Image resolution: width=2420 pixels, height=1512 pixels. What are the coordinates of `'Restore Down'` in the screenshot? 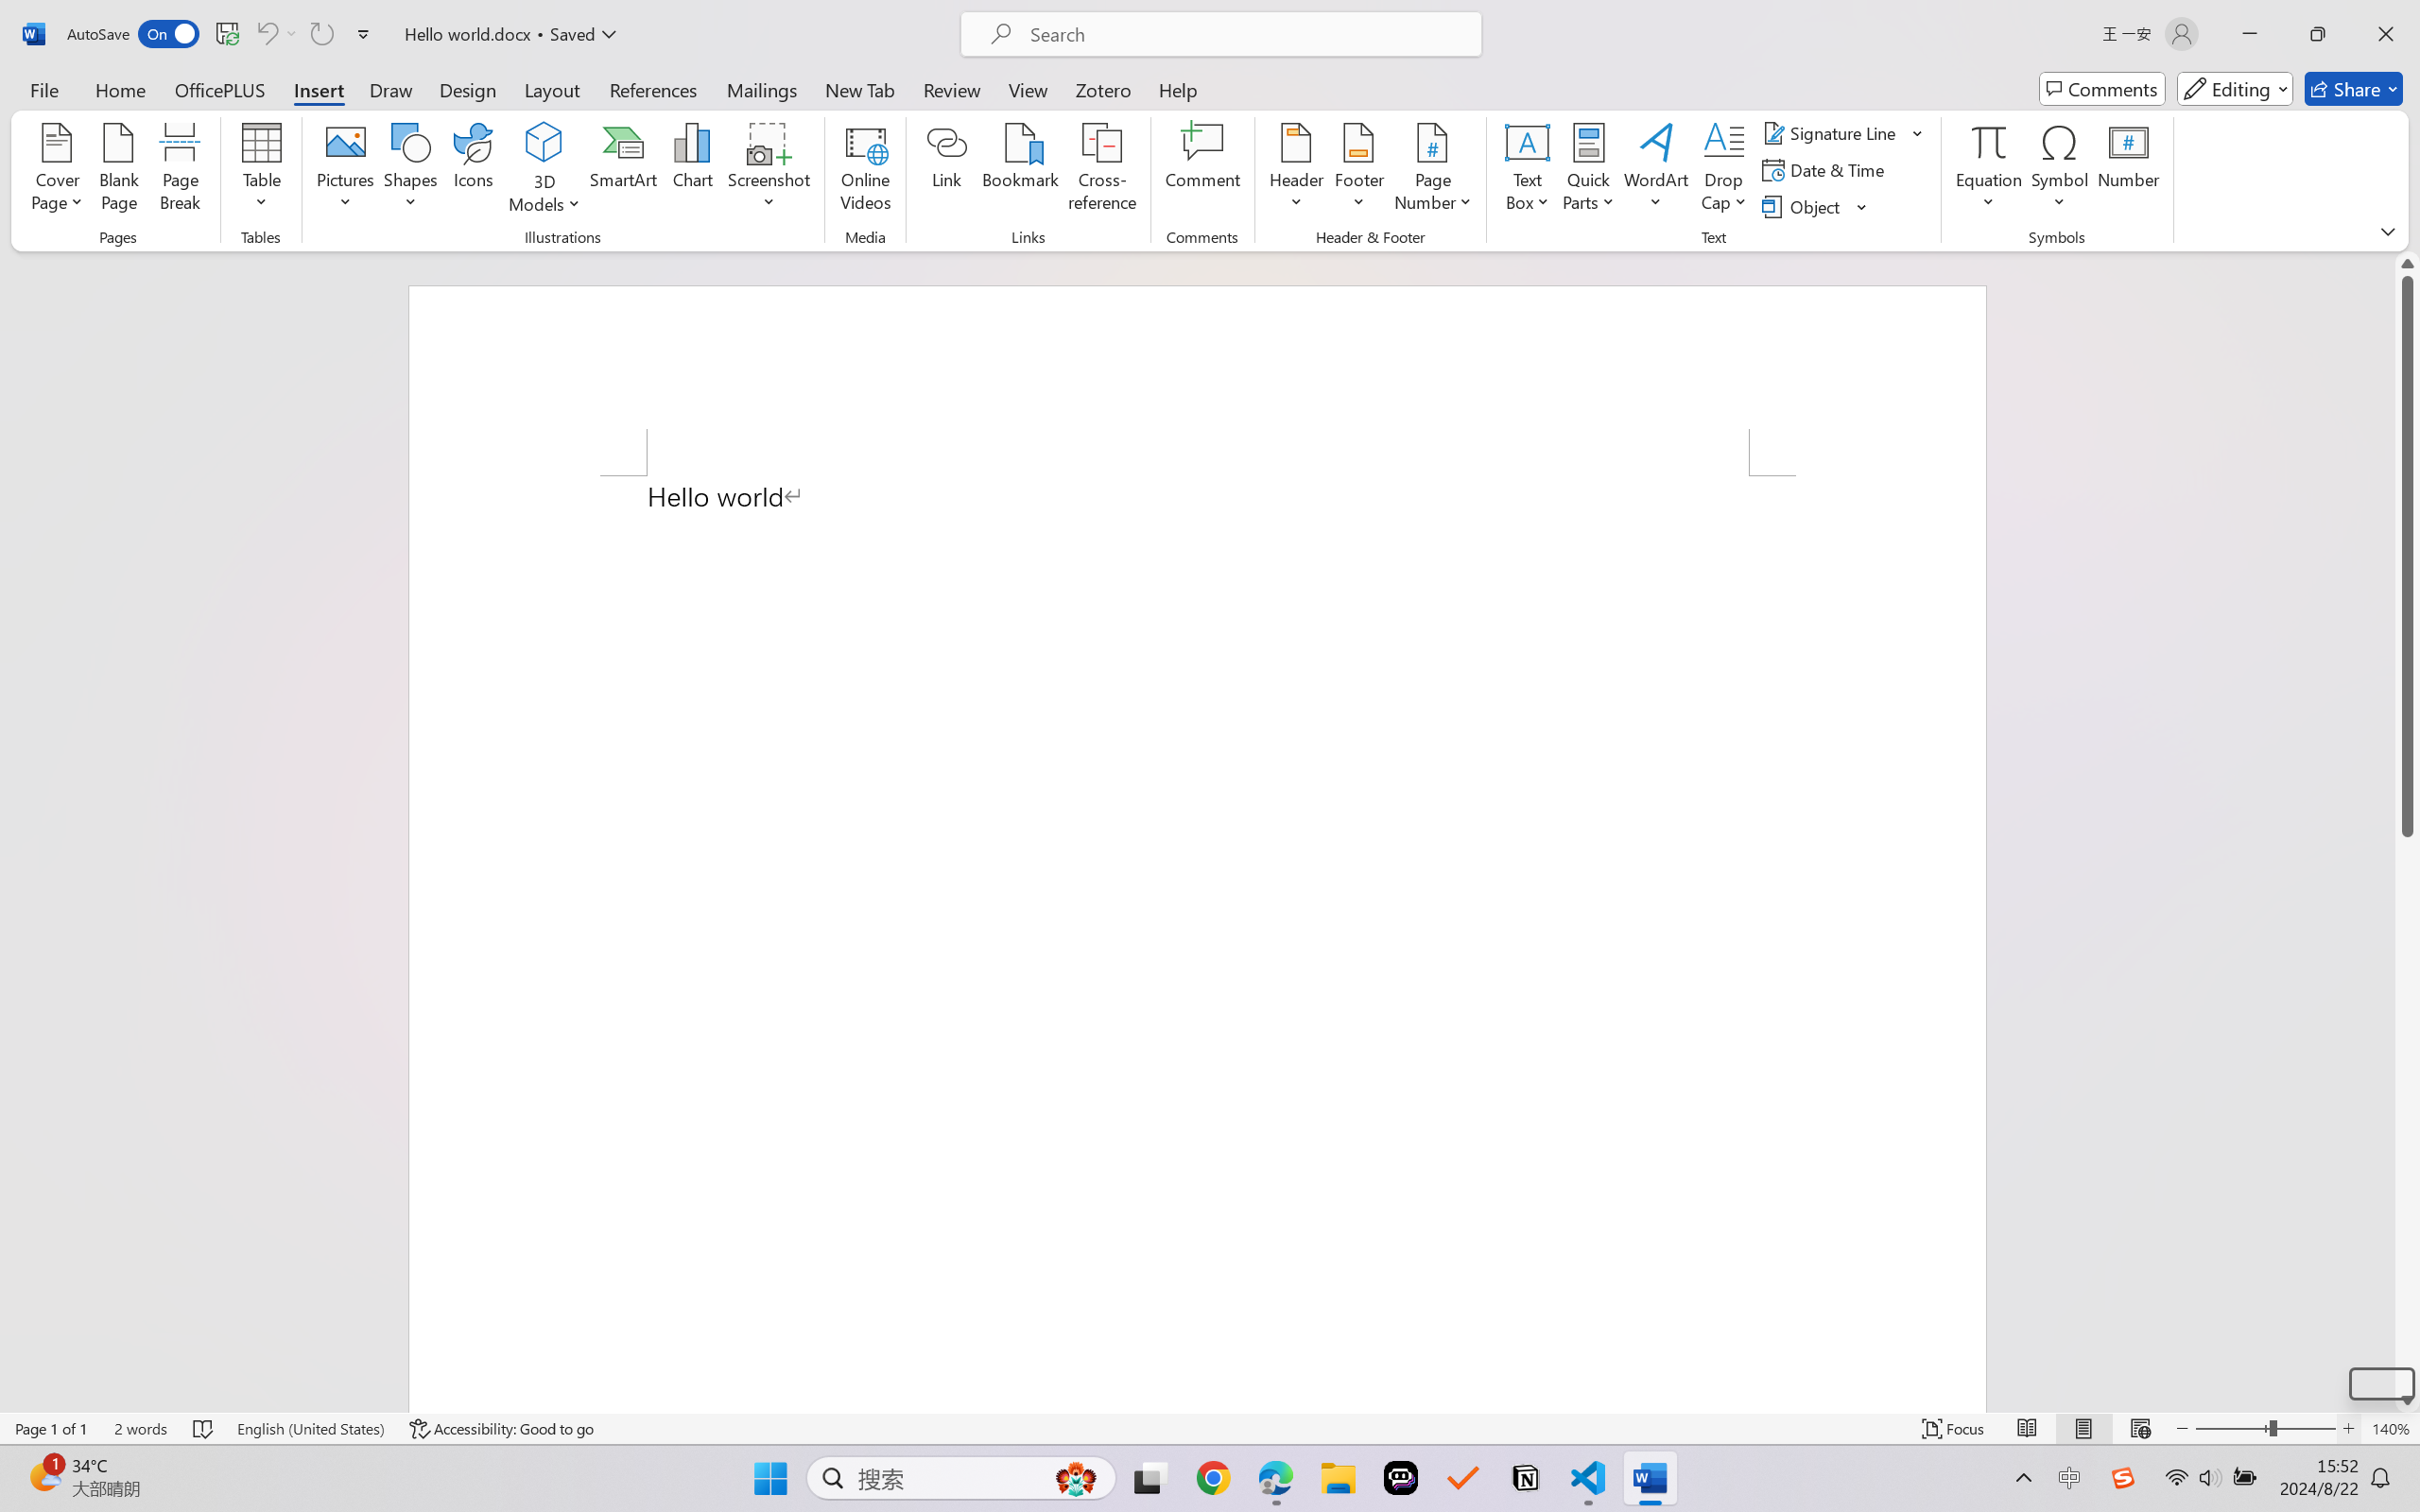 It's located at (2318, 33).